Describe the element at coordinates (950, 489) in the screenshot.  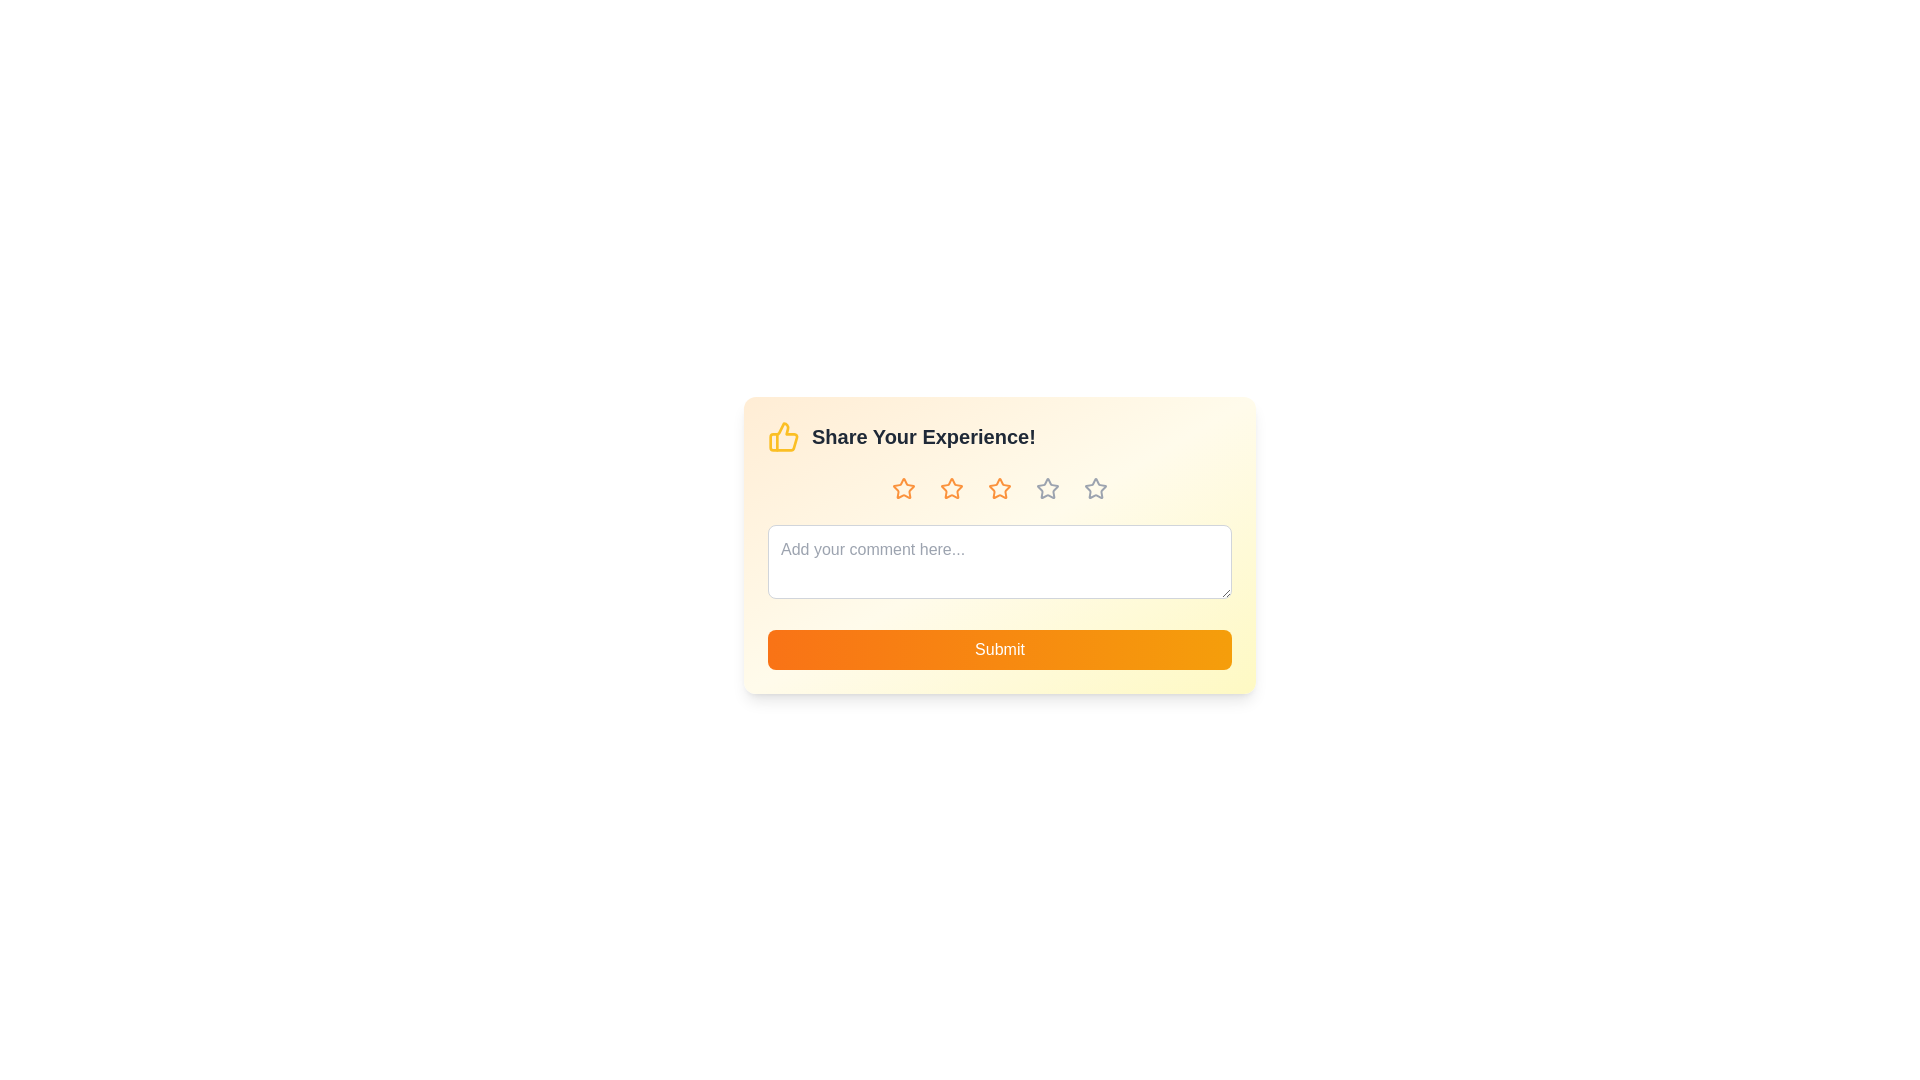
I see `the rating to 2 stars by clicking on the respective star` at that location.